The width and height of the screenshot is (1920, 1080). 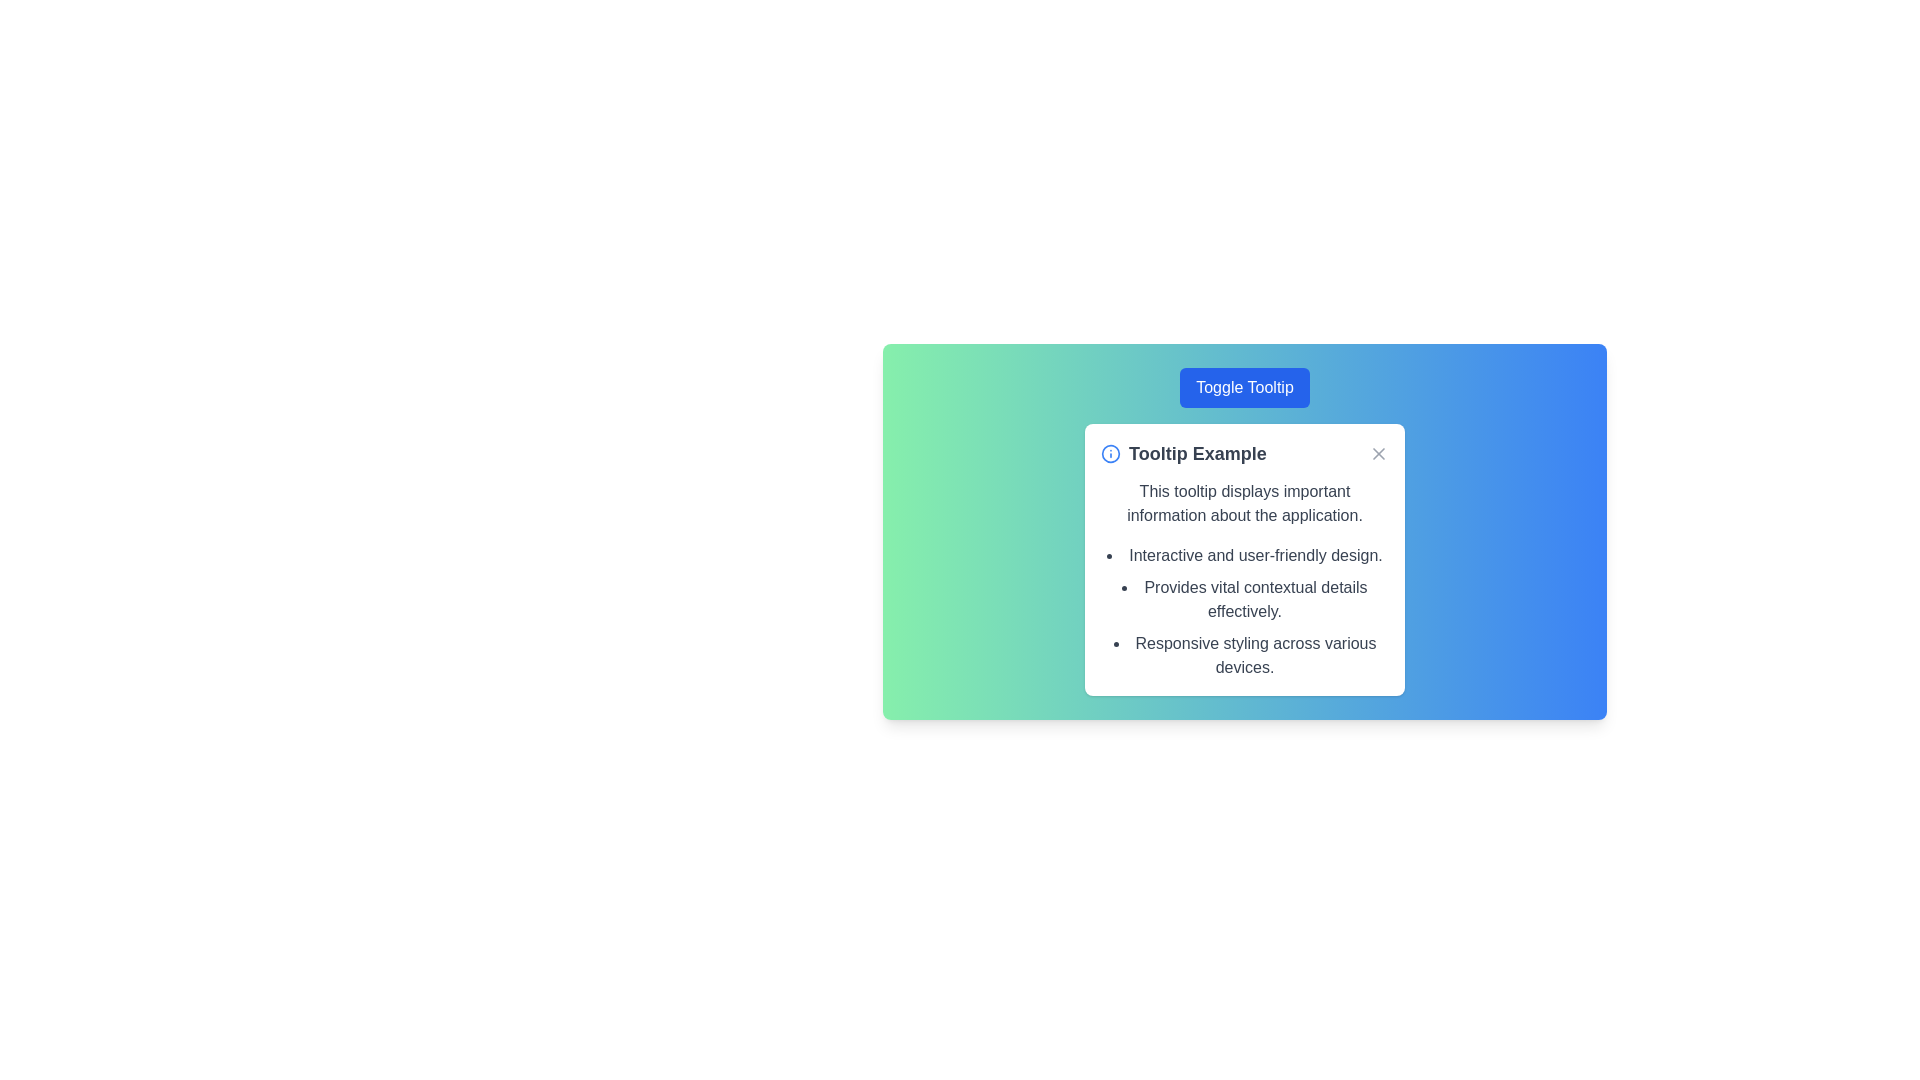 I want to click on the text element reading 'Interactive and user-friendly design.' which is the first item in a vertical bullet list within a tooltip modal titled 'Tooltip Example', so click(x=1243, y=555).